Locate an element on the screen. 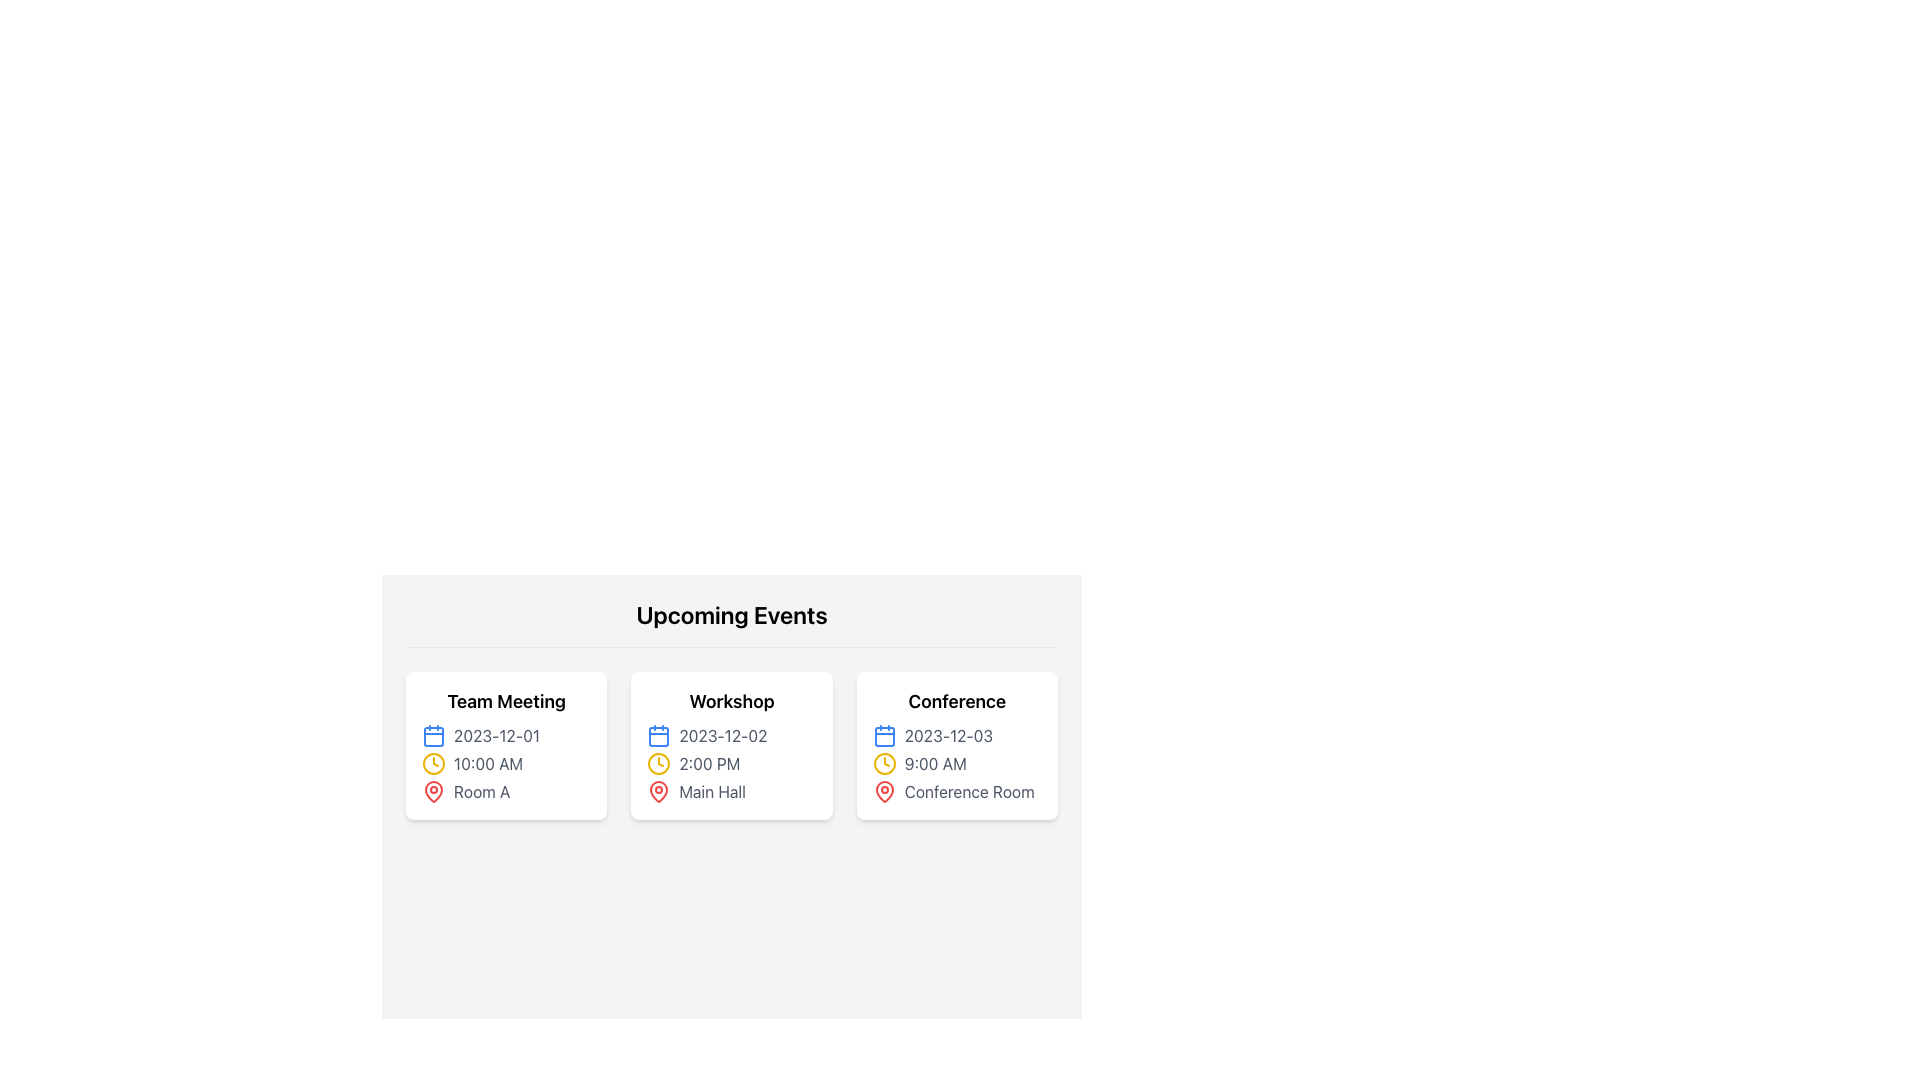 Image resolution: width=1920 pixels, height=1080 pixels. the text and accompanying icon indicating the location of the 'Workshop' event, located in the rightmost section under 'Upcoming Events', below '2:00 PM' is located at coordinates (730, 790).